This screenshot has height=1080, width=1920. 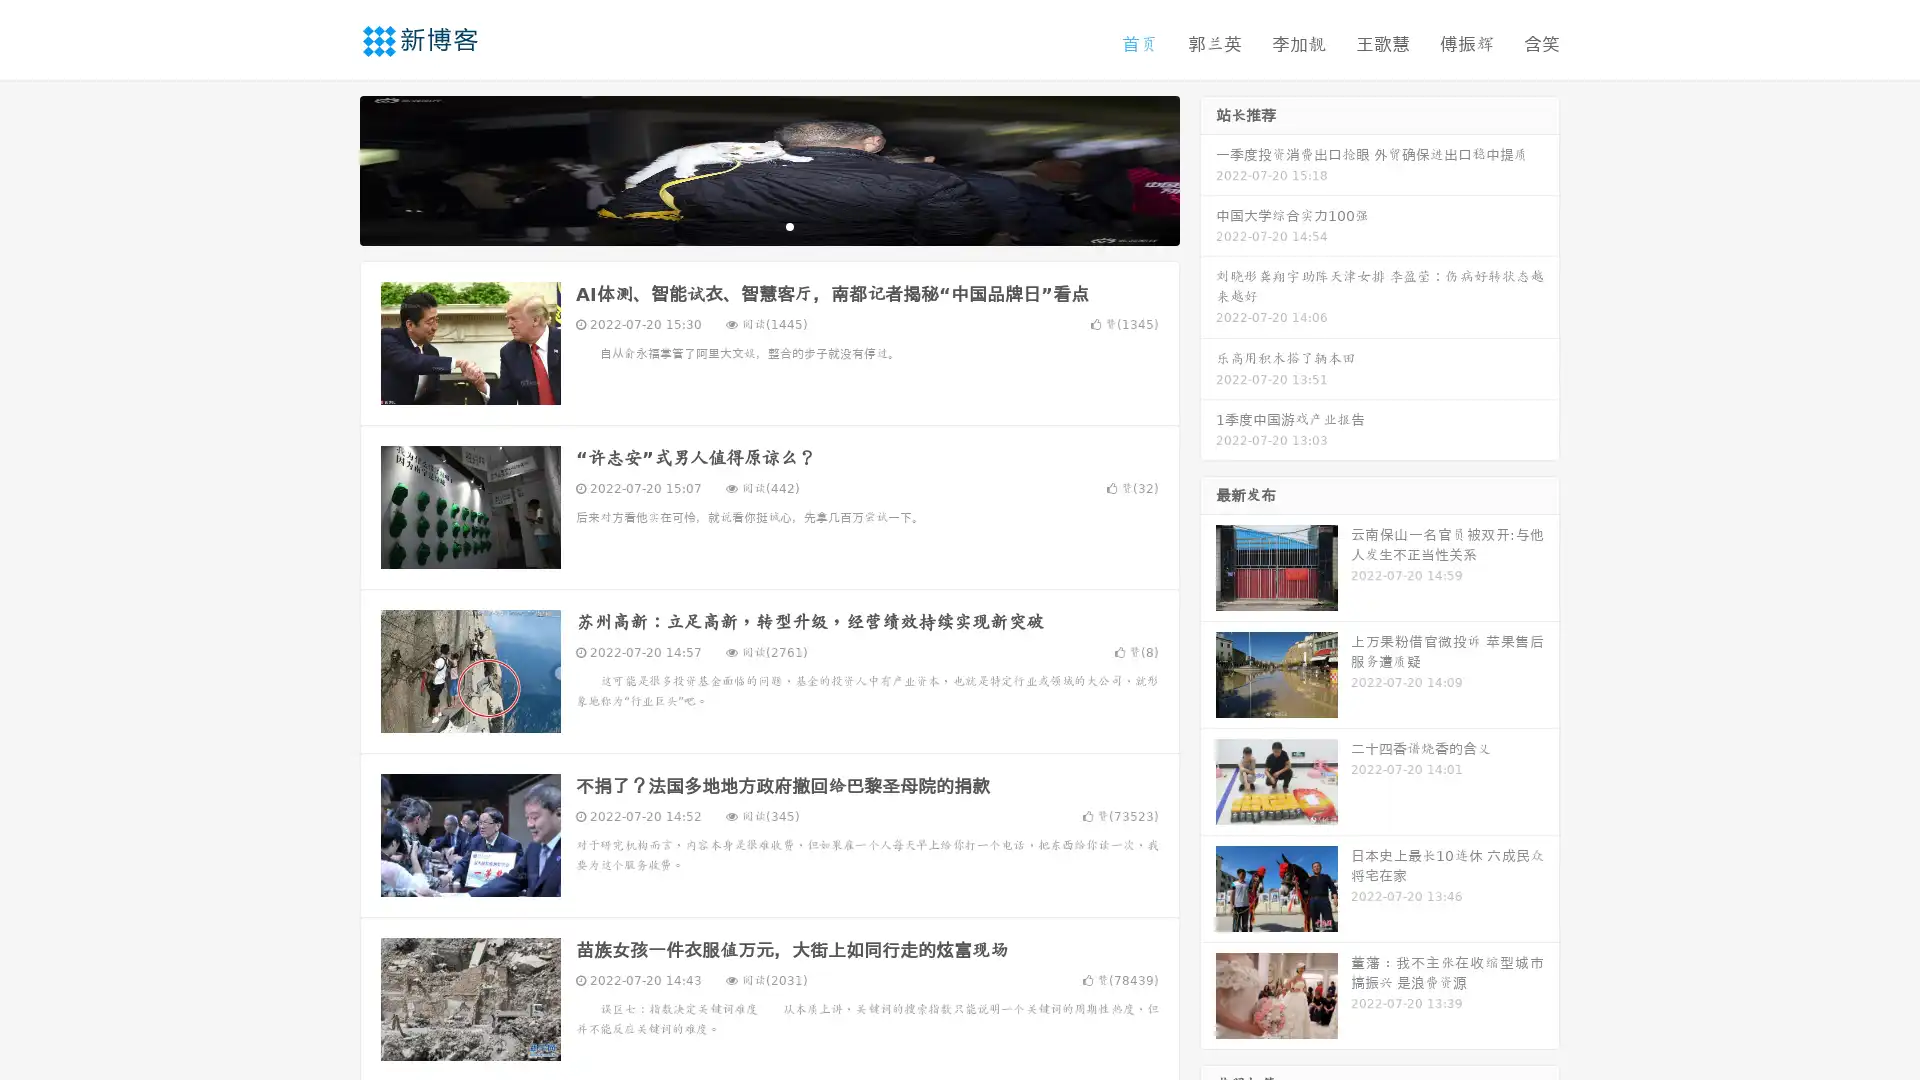 What do you see at coordinates (789, 225) in the screenshot?
I see `Go to slide 3` at bounding box center [789, 225].